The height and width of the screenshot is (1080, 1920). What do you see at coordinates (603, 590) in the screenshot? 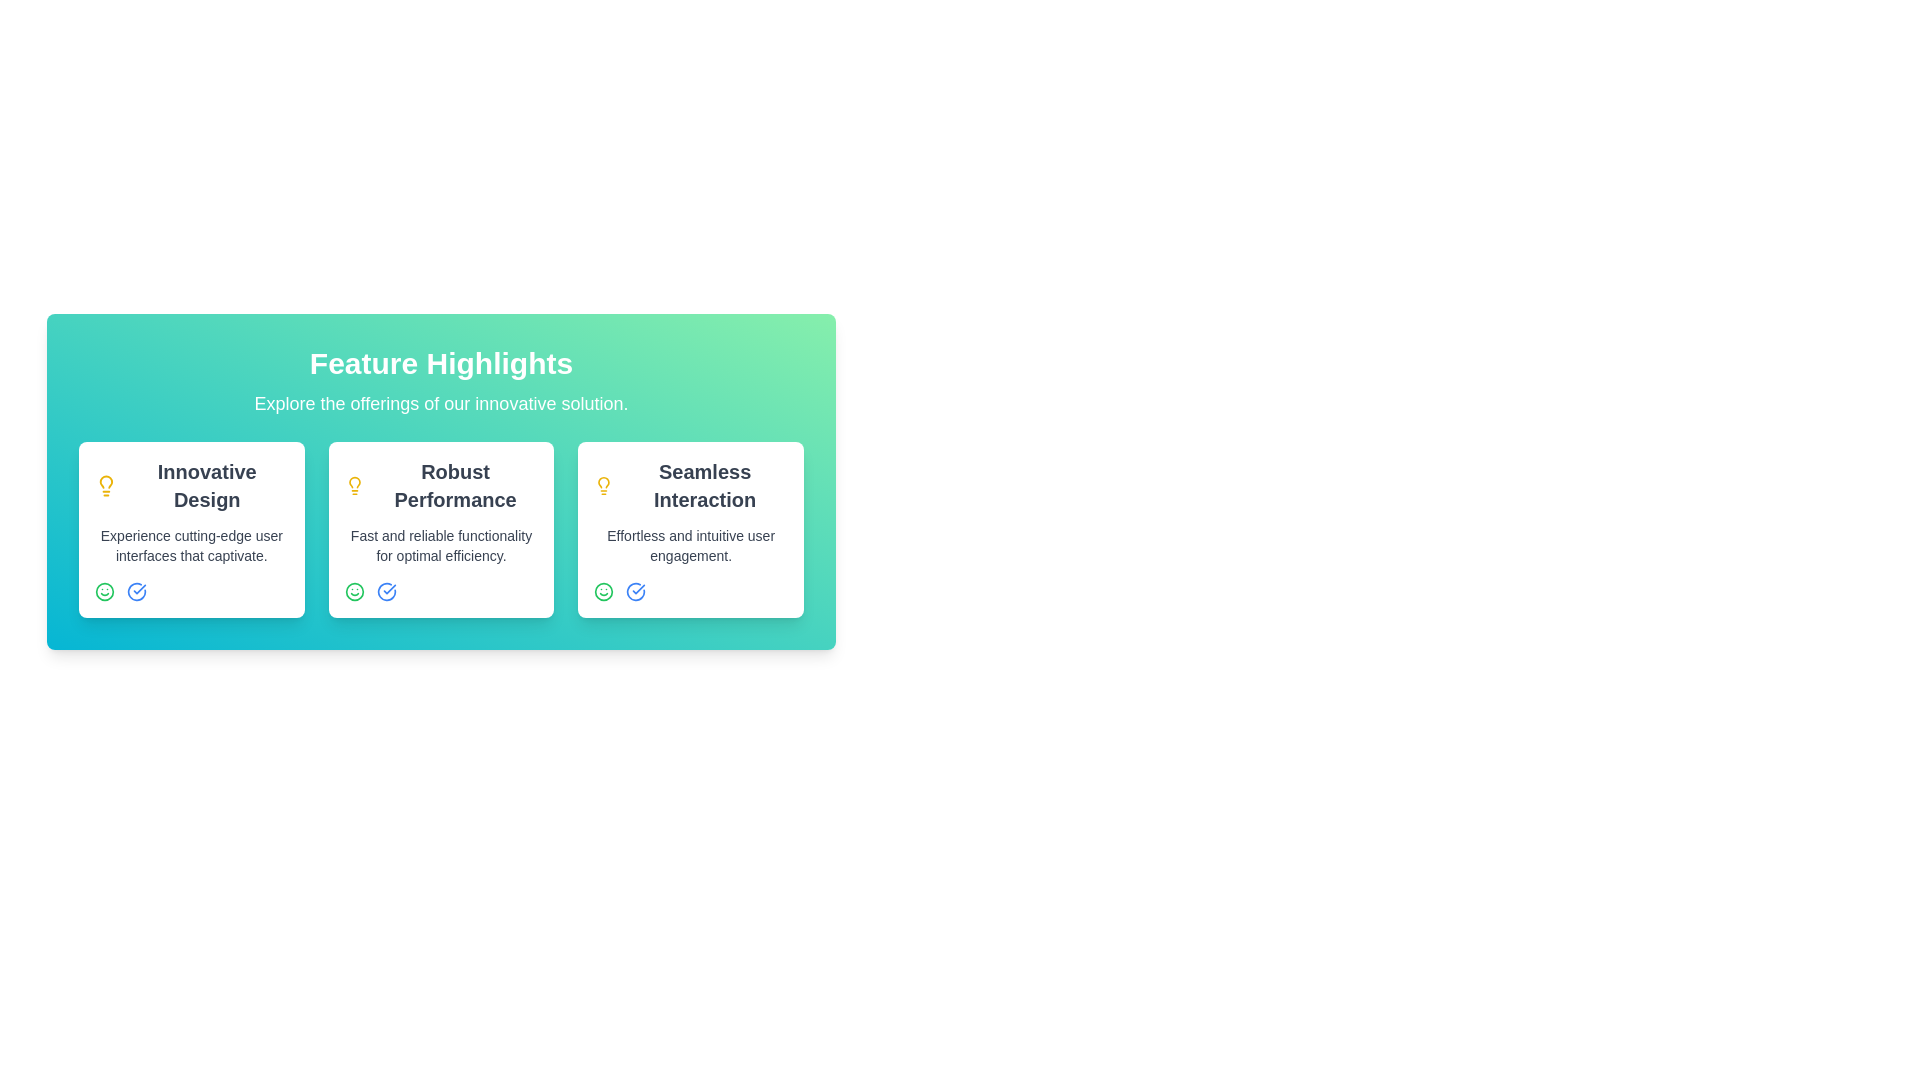
I see `the green circular smiley face icon located at the bottom of the card labeled 'Innovative Design', which is the leftmost icon in a group of two icons` at bounding box center [603, 590].